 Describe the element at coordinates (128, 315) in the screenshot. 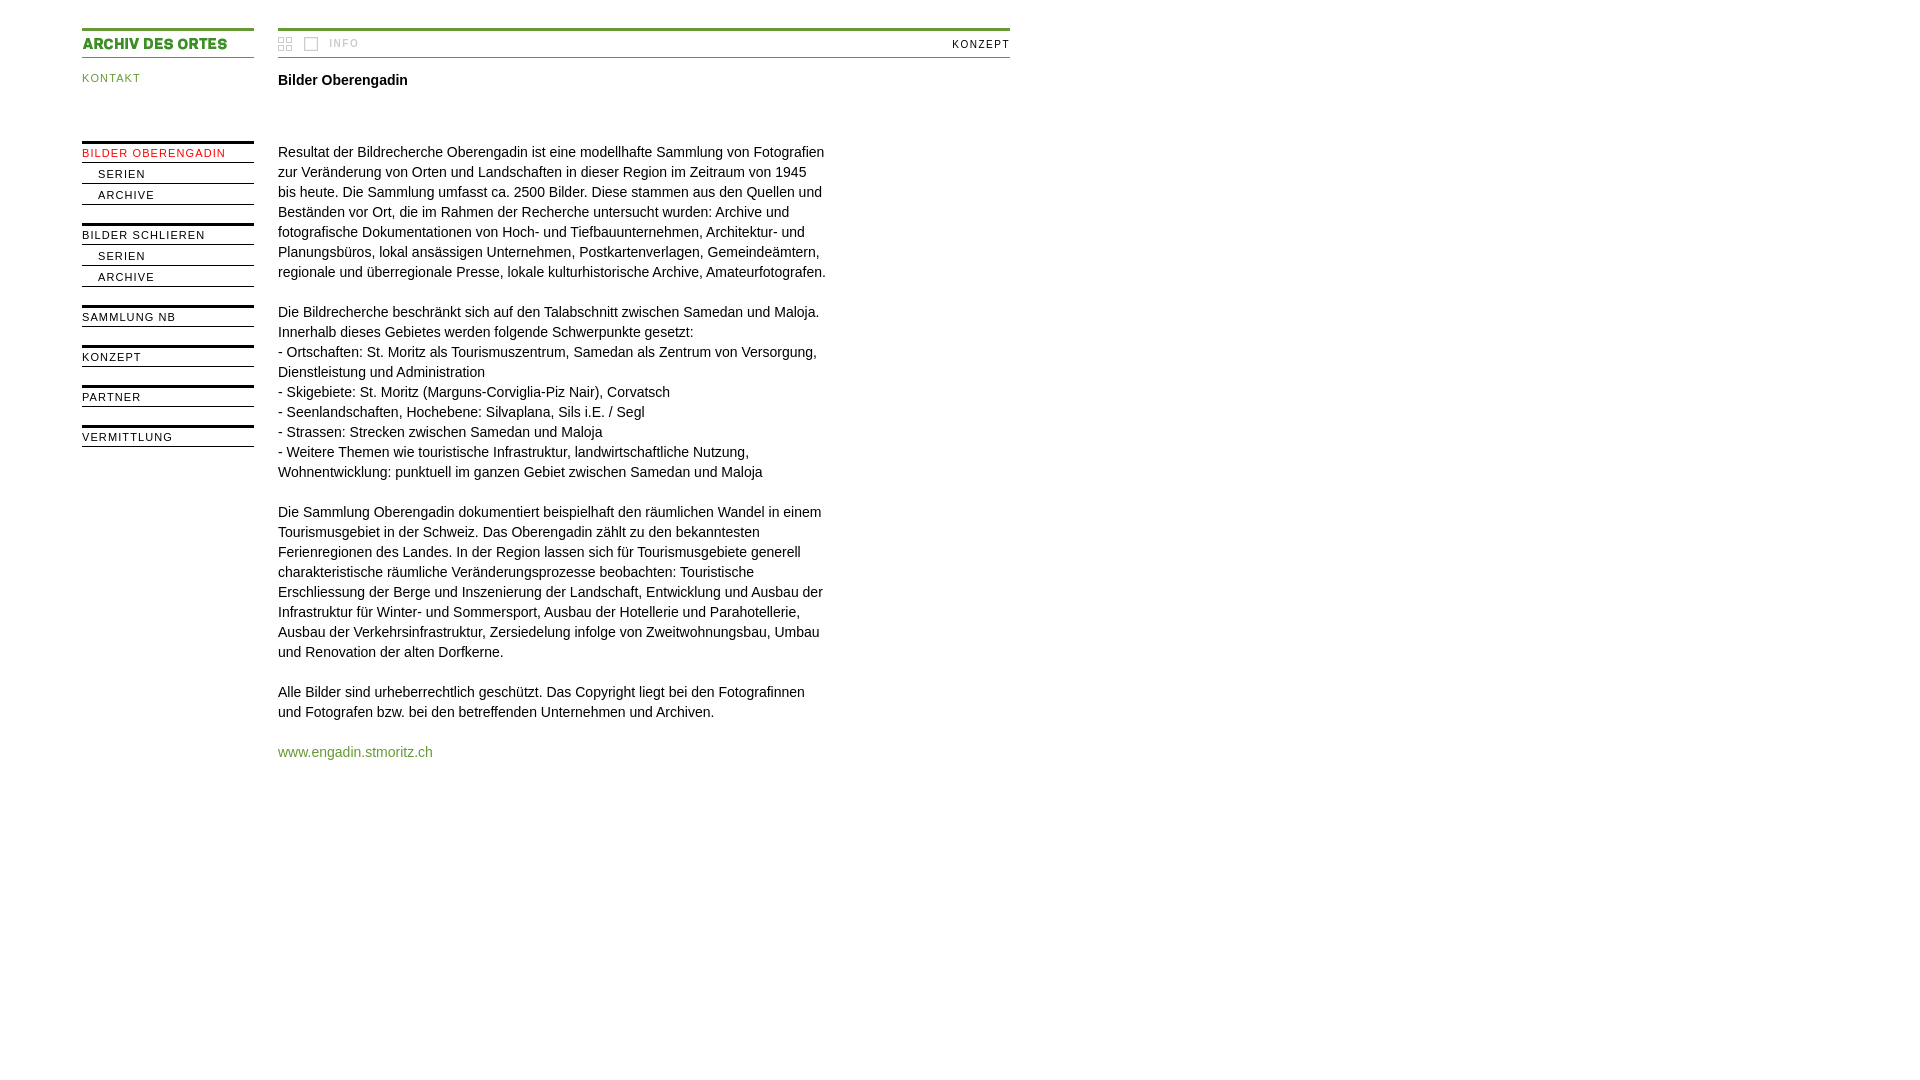

I see `'SAMMLUNG NB'` at that location.